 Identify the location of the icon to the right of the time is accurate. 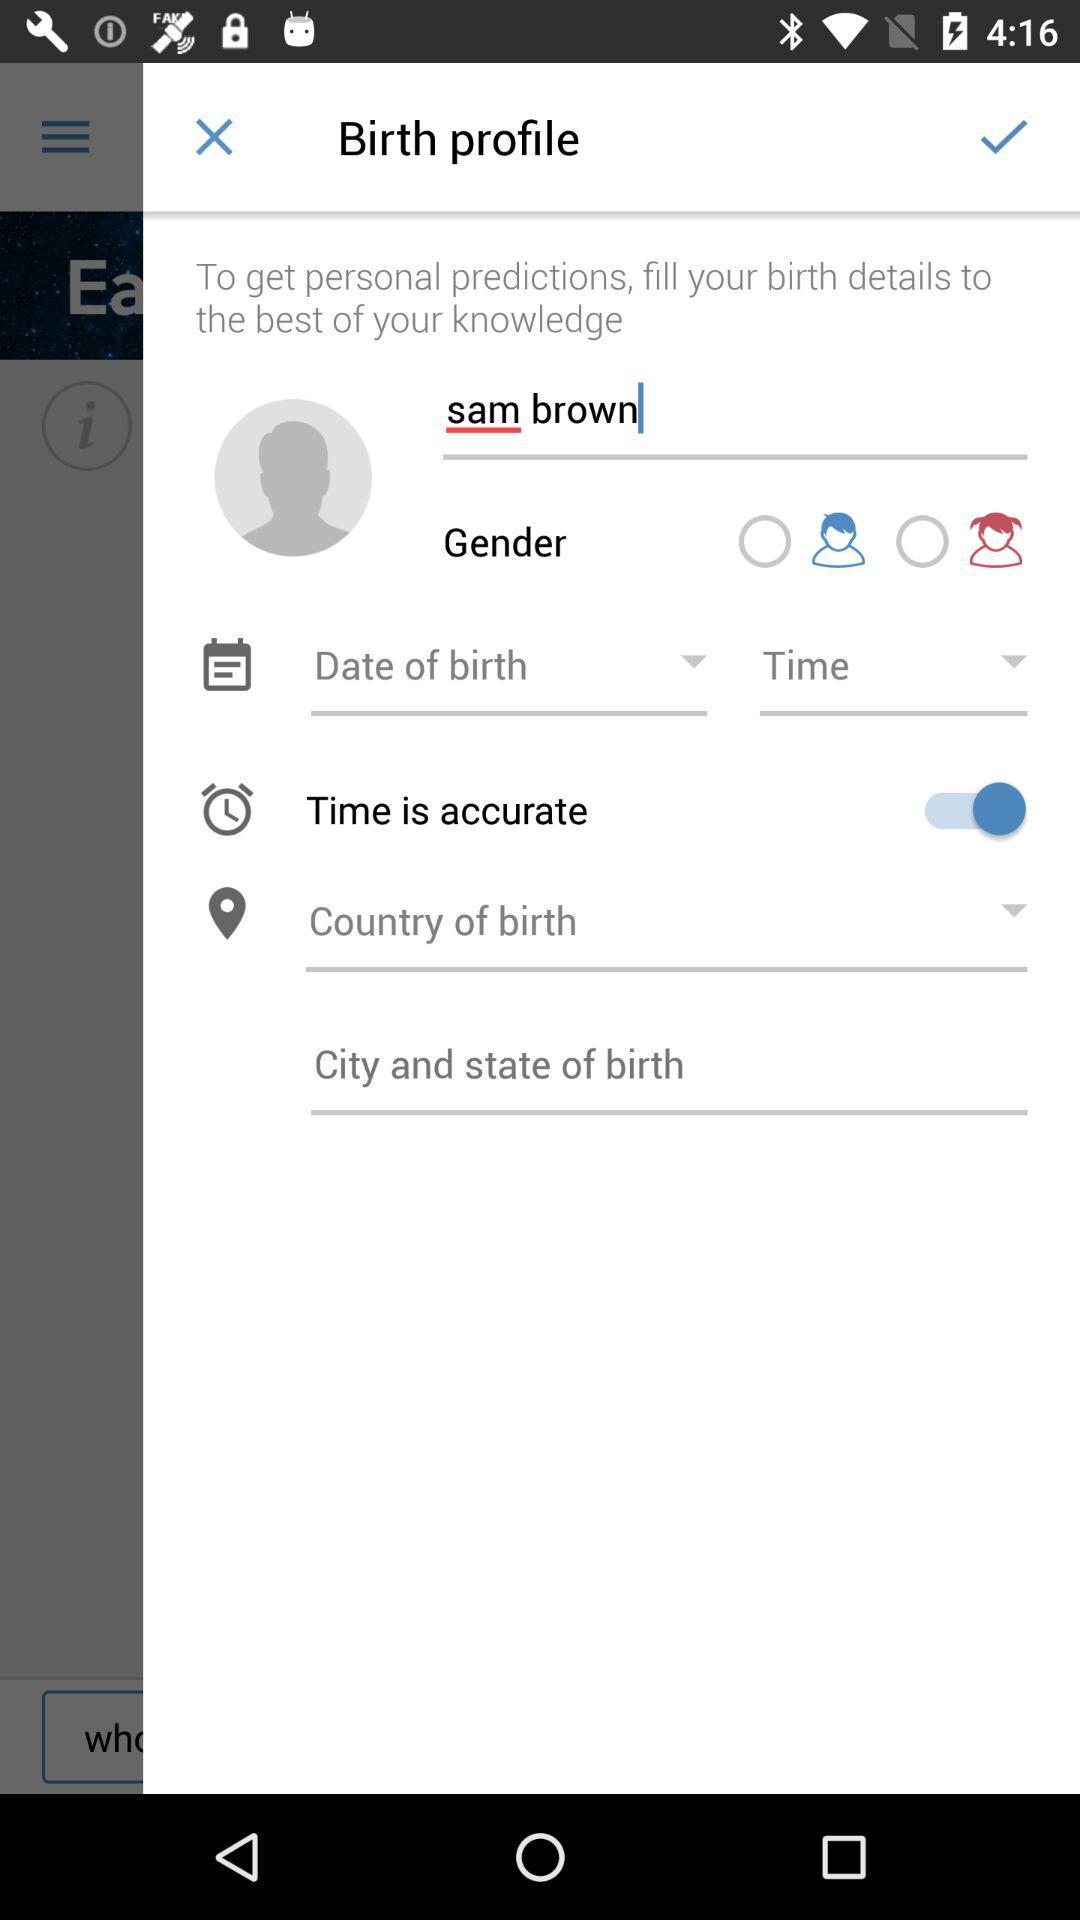
(967, 808).